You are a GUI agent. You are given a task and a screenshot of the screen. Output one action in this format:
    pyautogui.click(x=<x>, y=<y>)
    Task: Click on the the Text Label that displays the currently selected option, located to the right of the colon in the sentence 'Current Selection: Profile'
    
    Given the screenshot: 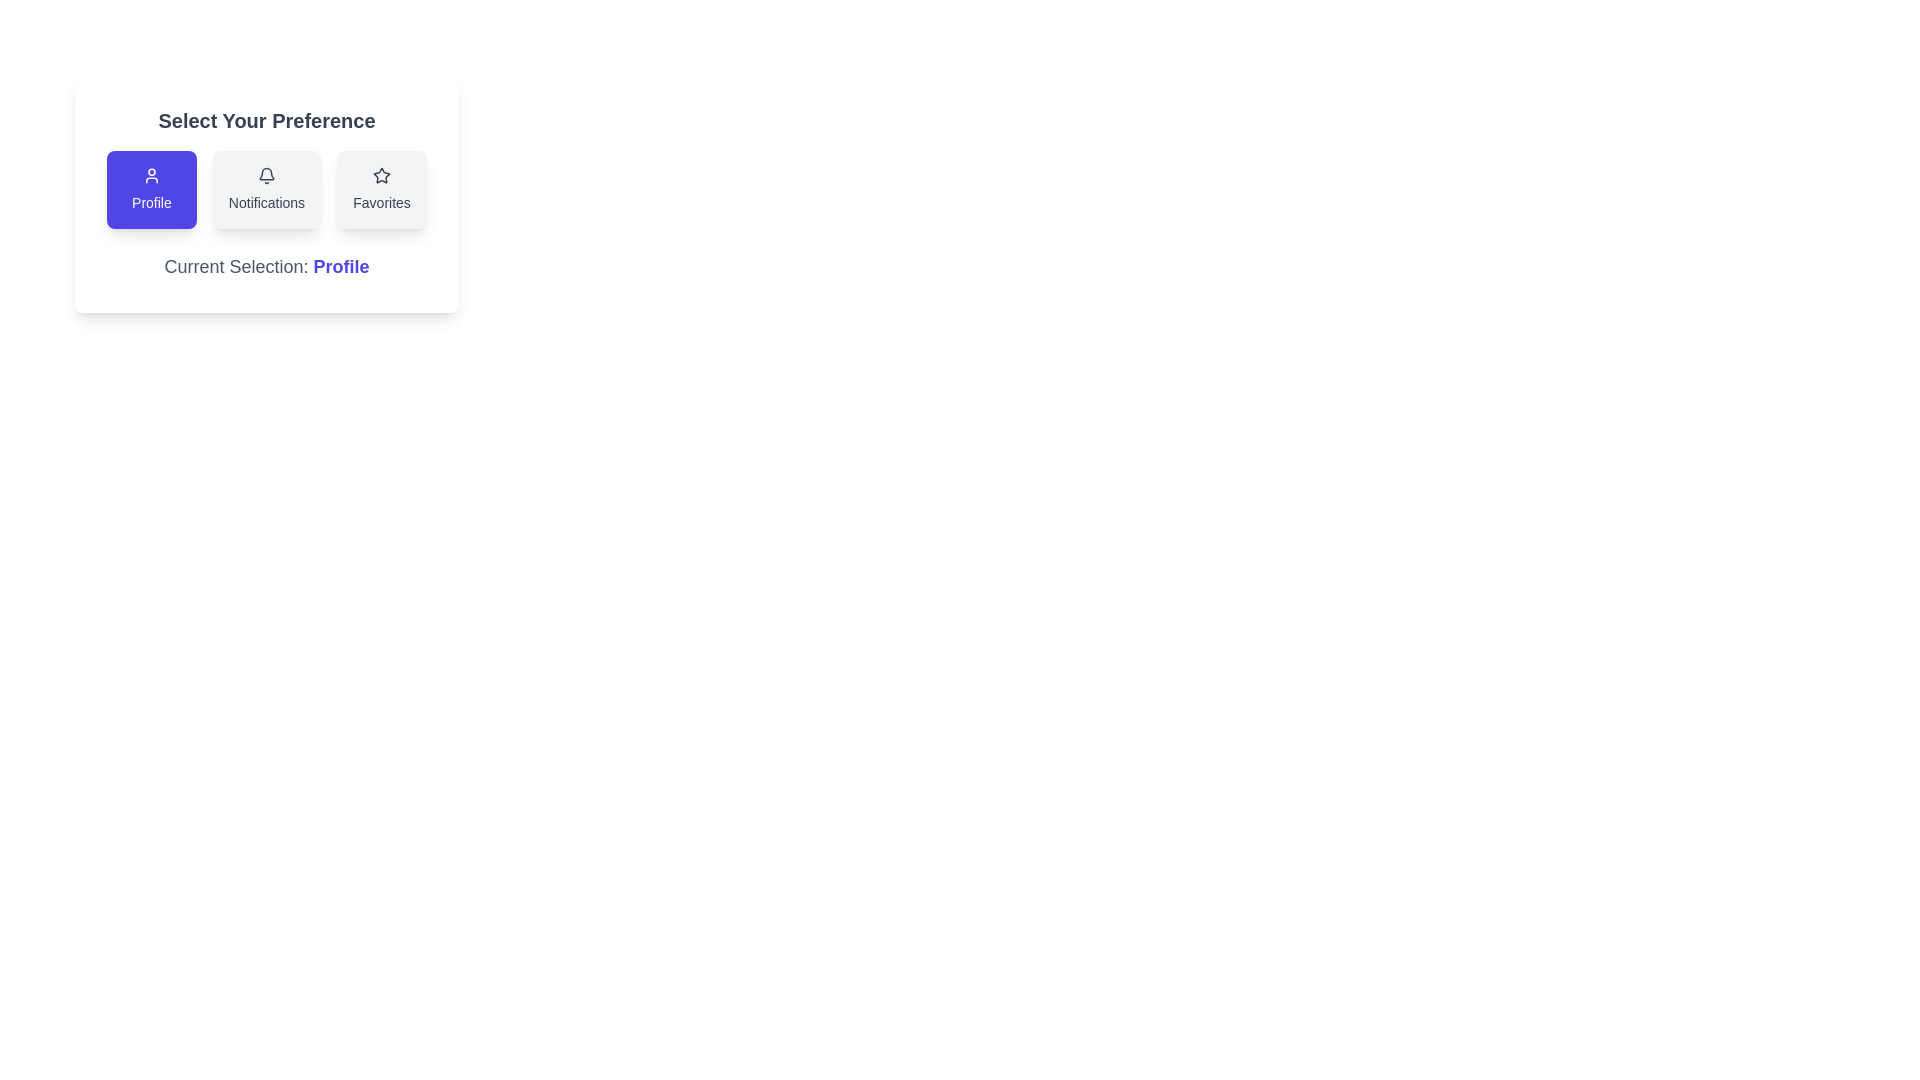 What is the action you would take?
    pyautogui.click(x=341, y=265)
    